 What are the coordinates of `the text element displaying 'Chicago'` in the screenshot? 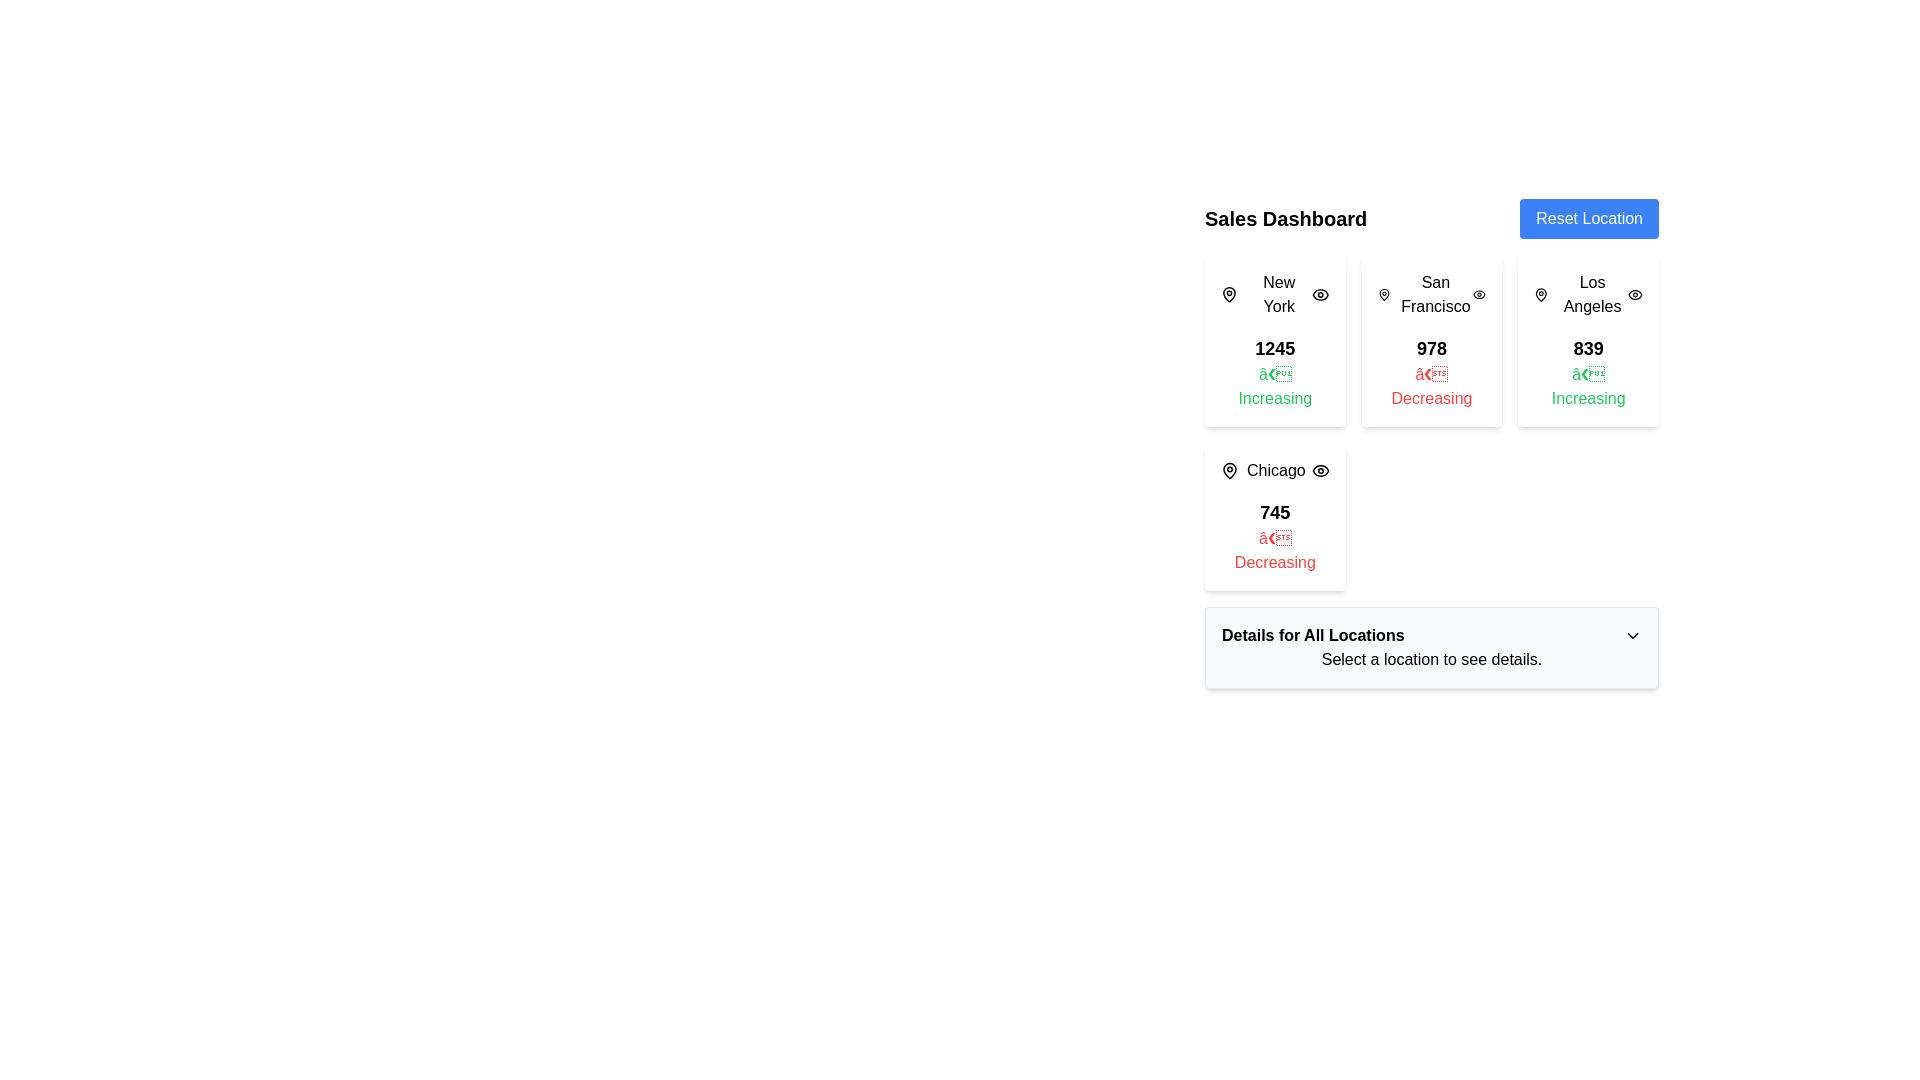 It's located at (1262, 470).